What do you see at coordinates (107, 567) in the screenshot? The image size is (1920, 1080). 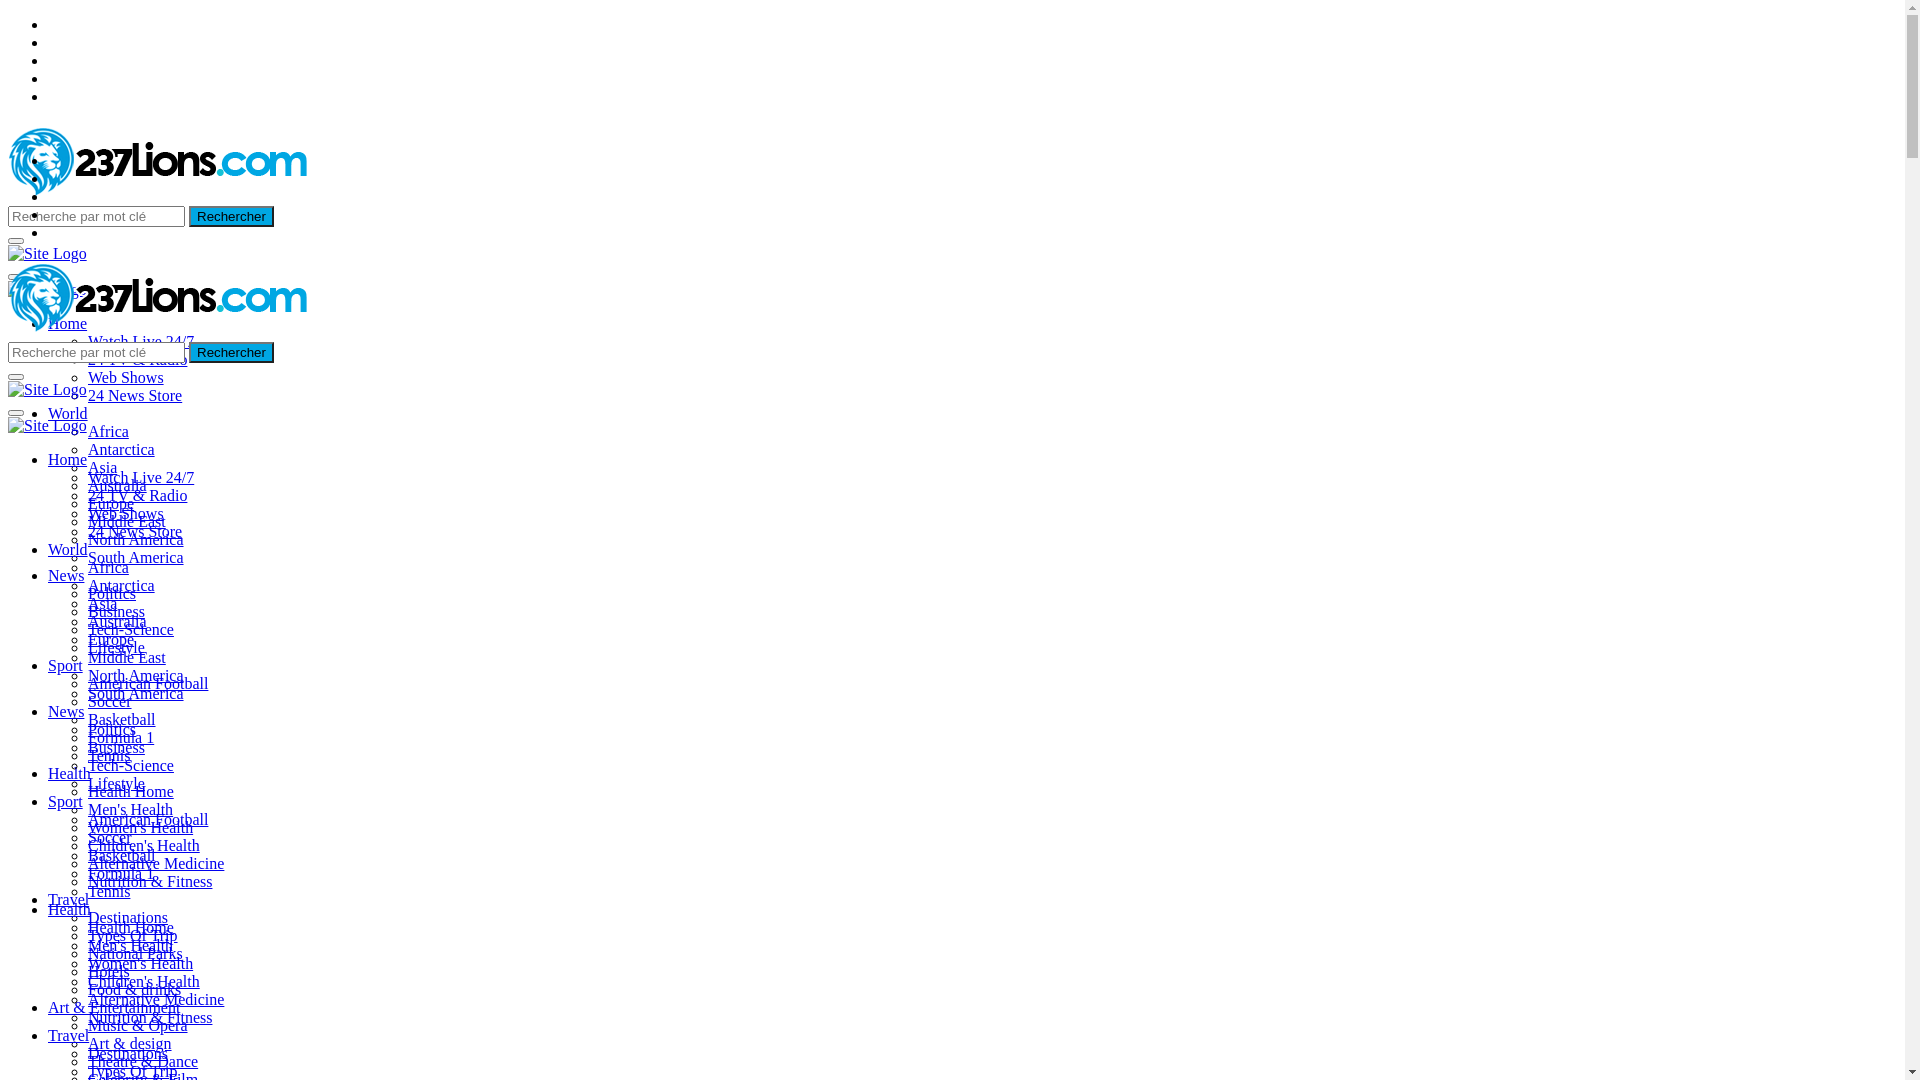 I see `'Africa'` at bounding box center [107, 567].